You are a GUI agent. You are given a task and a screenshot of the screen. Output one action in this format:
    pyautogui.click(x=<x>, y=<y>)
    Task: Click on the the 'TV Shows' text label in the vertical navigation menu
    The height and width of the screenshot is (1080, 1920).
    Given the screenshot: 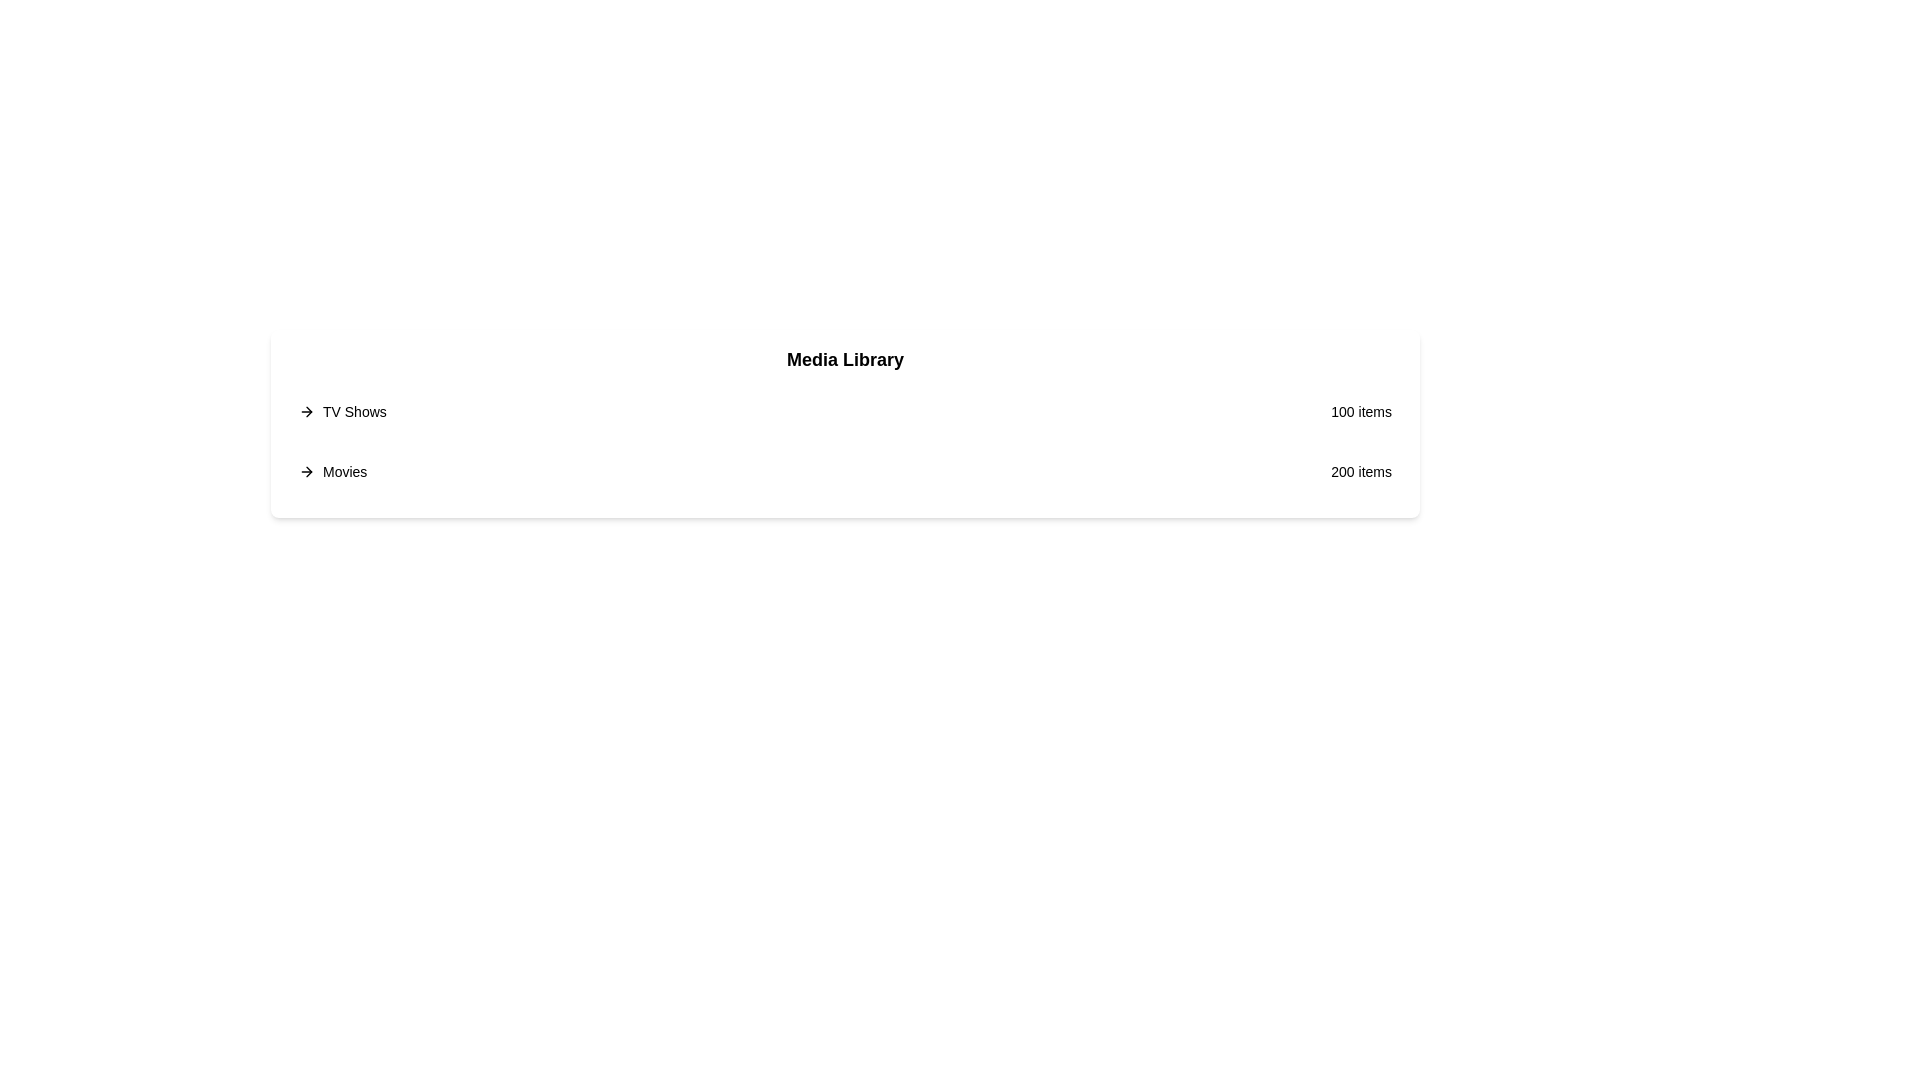 What is the action you would take?
    pyautogui.click(x=354, y=411)
    